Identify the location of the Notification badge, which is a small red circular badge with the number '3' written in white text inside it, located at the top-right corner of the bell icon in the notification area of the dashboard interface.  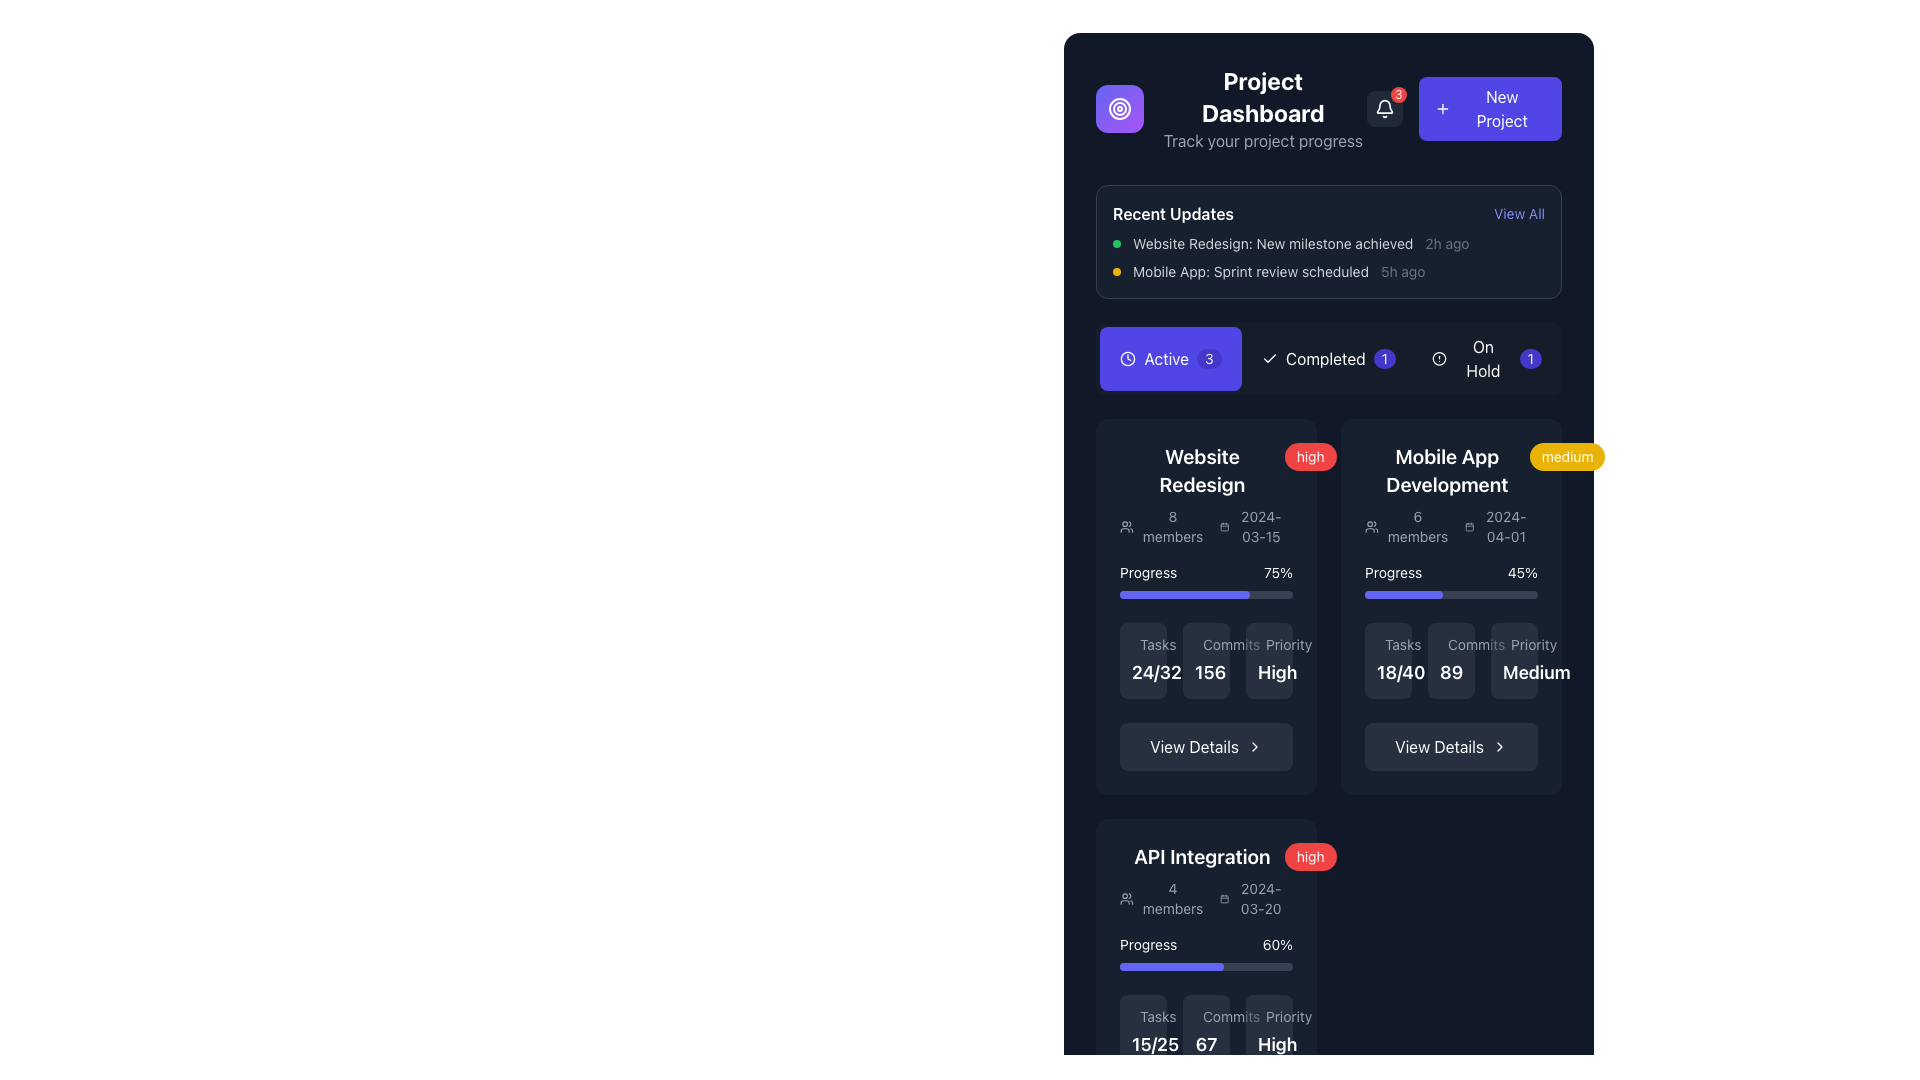
(1397, 95).